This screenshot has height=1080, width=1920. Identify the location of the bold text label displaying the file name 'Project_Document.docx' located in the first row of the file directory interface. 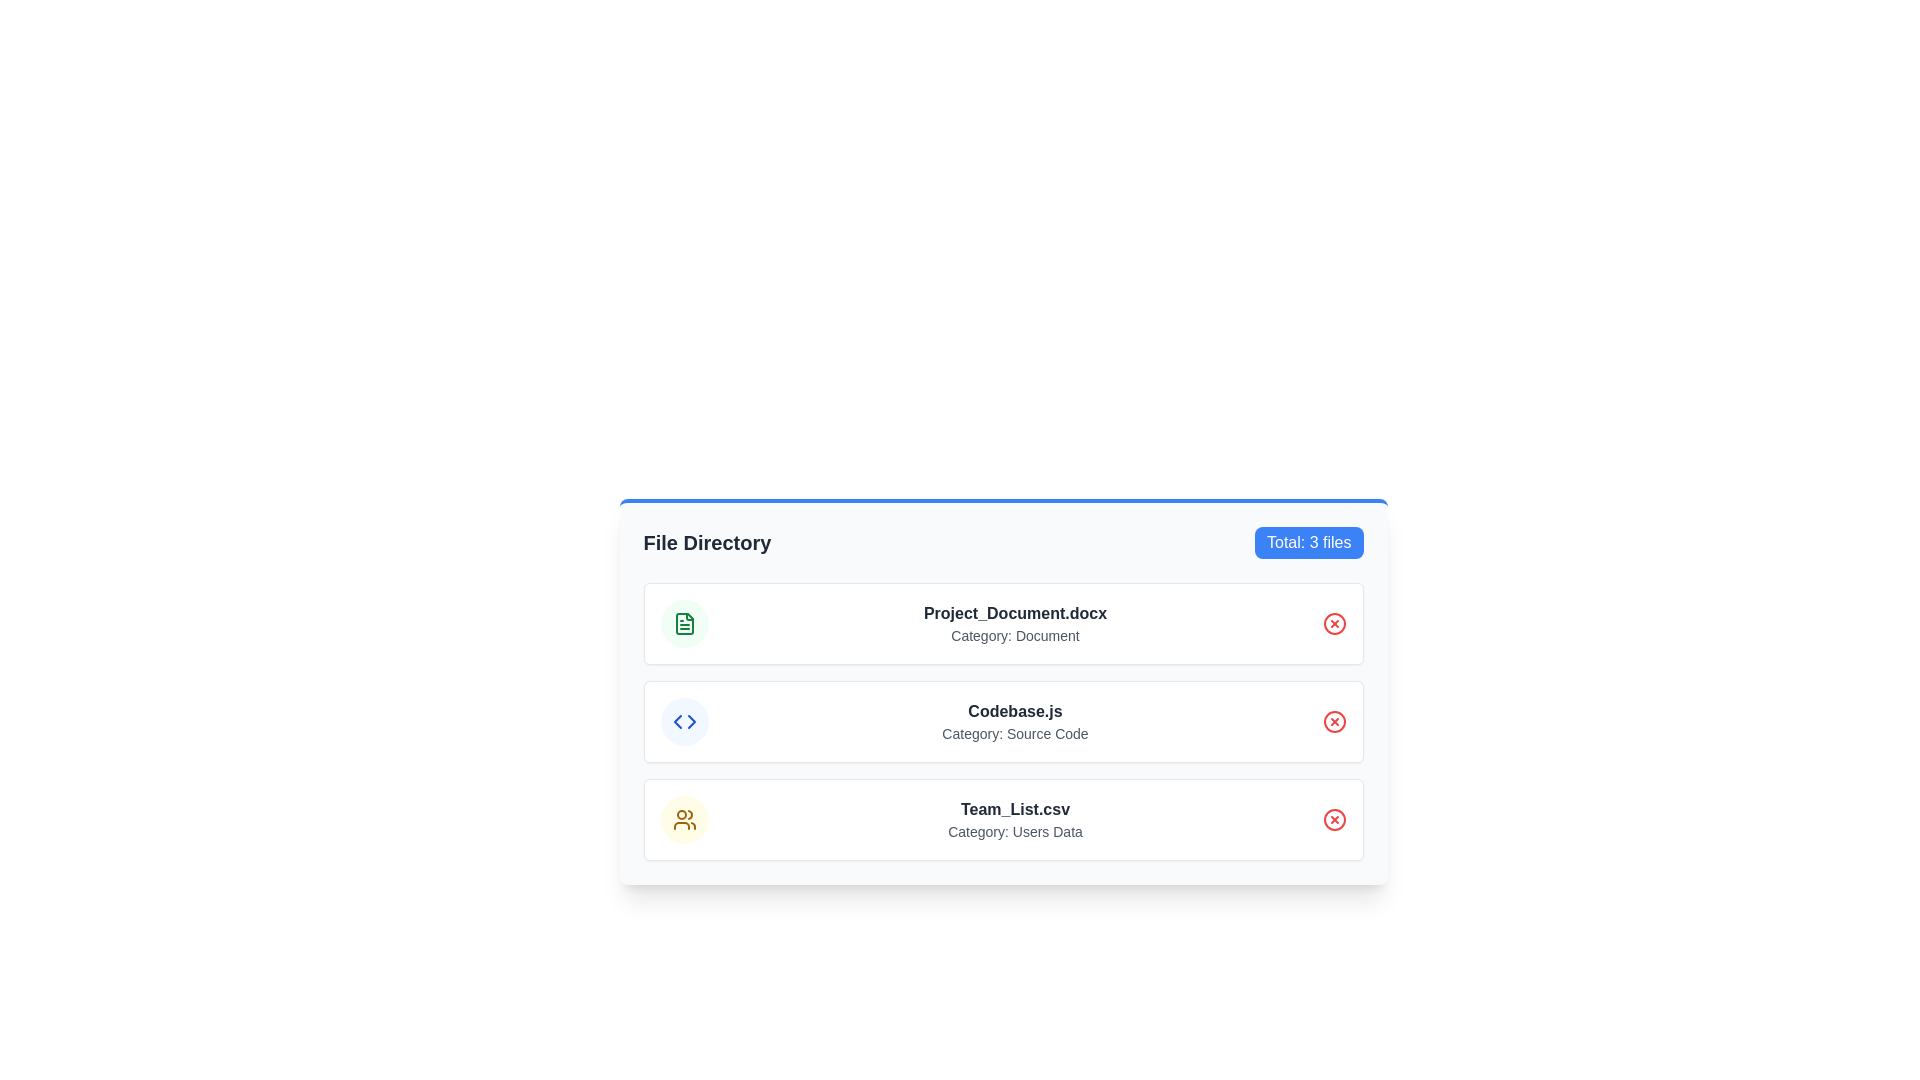
(1015, 612).